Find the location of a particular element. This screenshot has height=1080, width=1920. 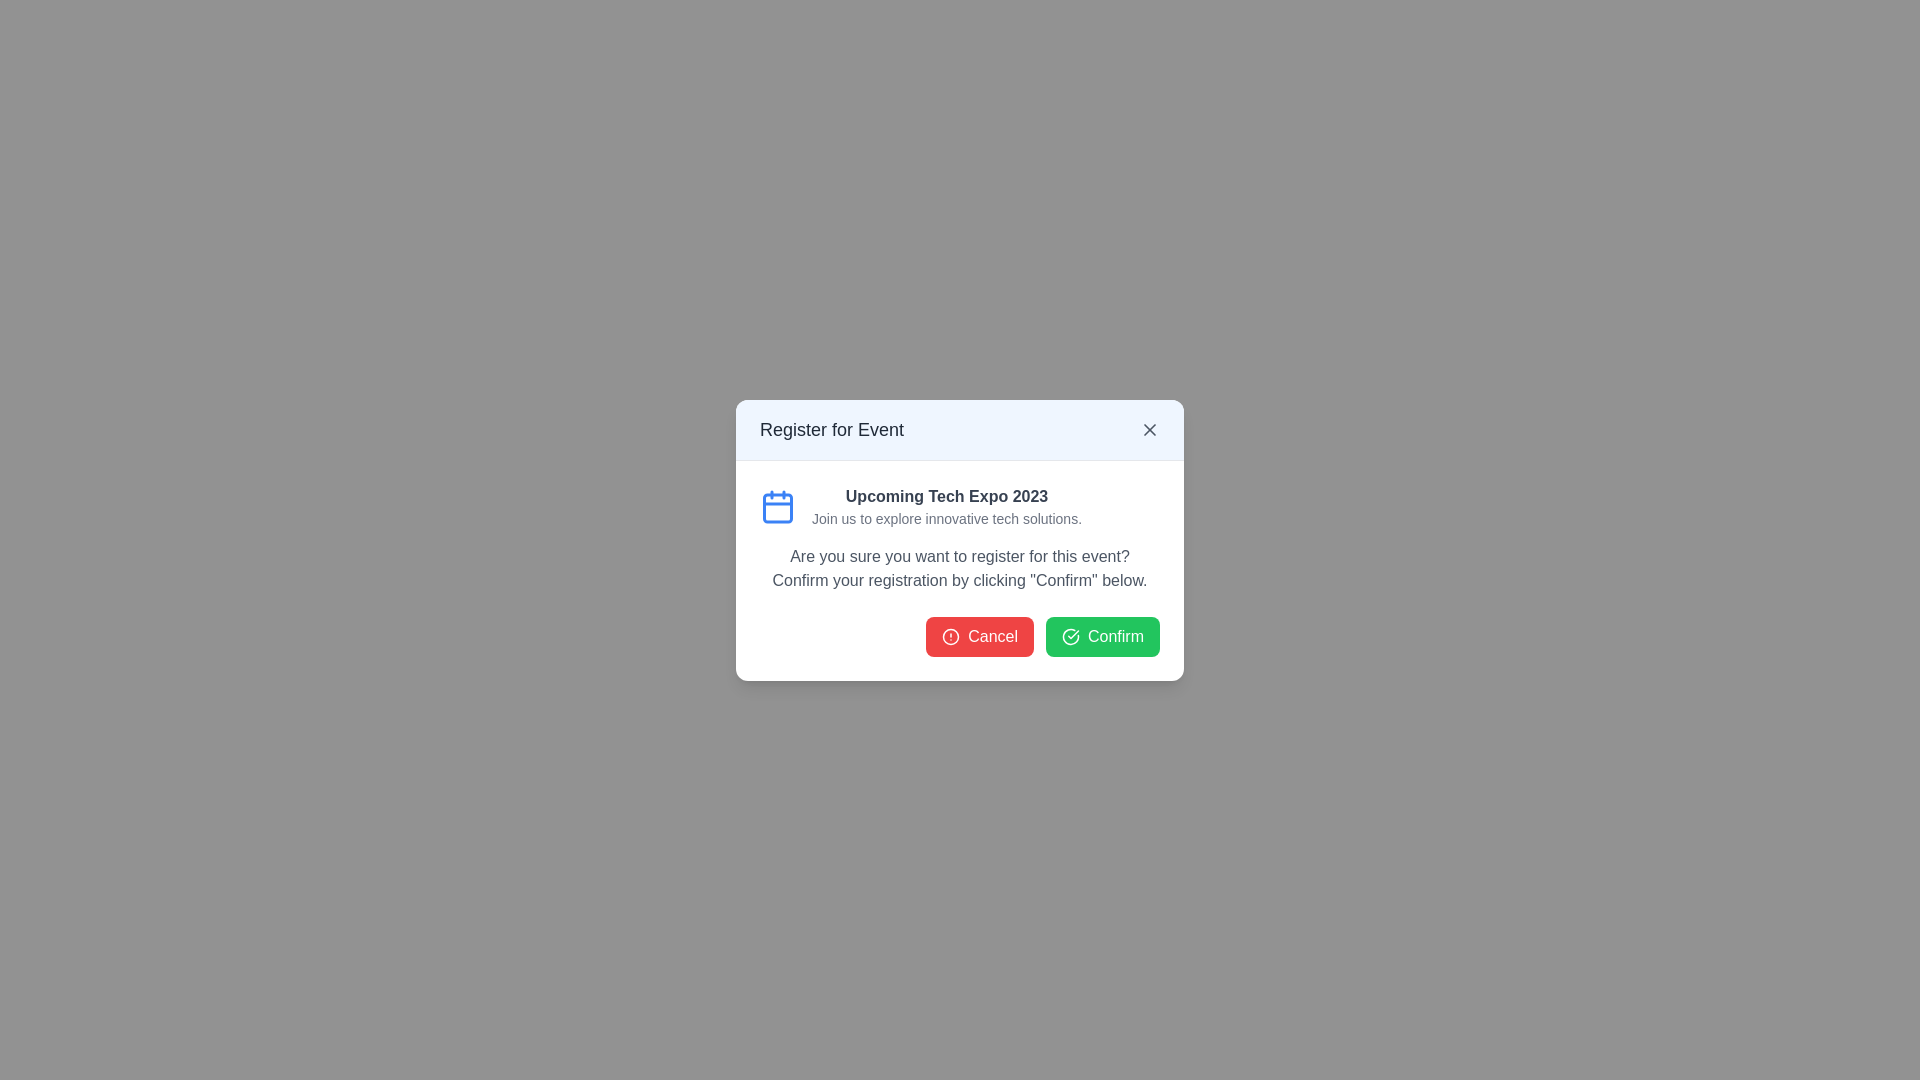

the graphical representation of the Confirm icon located to the left of the text label 'Confirm' within the Confirm button at the bottom-right of the modal dialog box is located at coordinates (1069, 636).